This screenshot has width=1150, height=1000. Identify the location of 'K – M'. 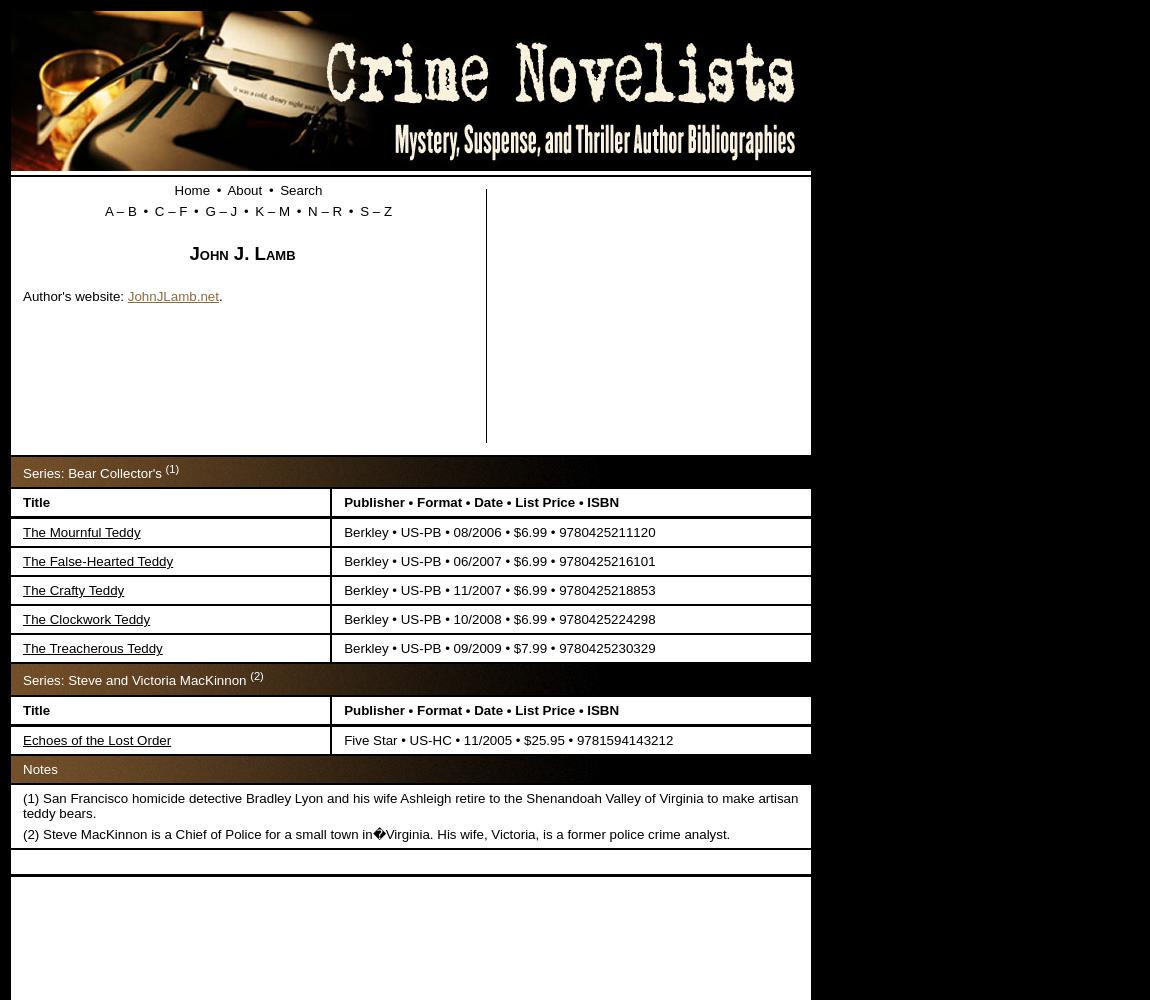
(271, 210).